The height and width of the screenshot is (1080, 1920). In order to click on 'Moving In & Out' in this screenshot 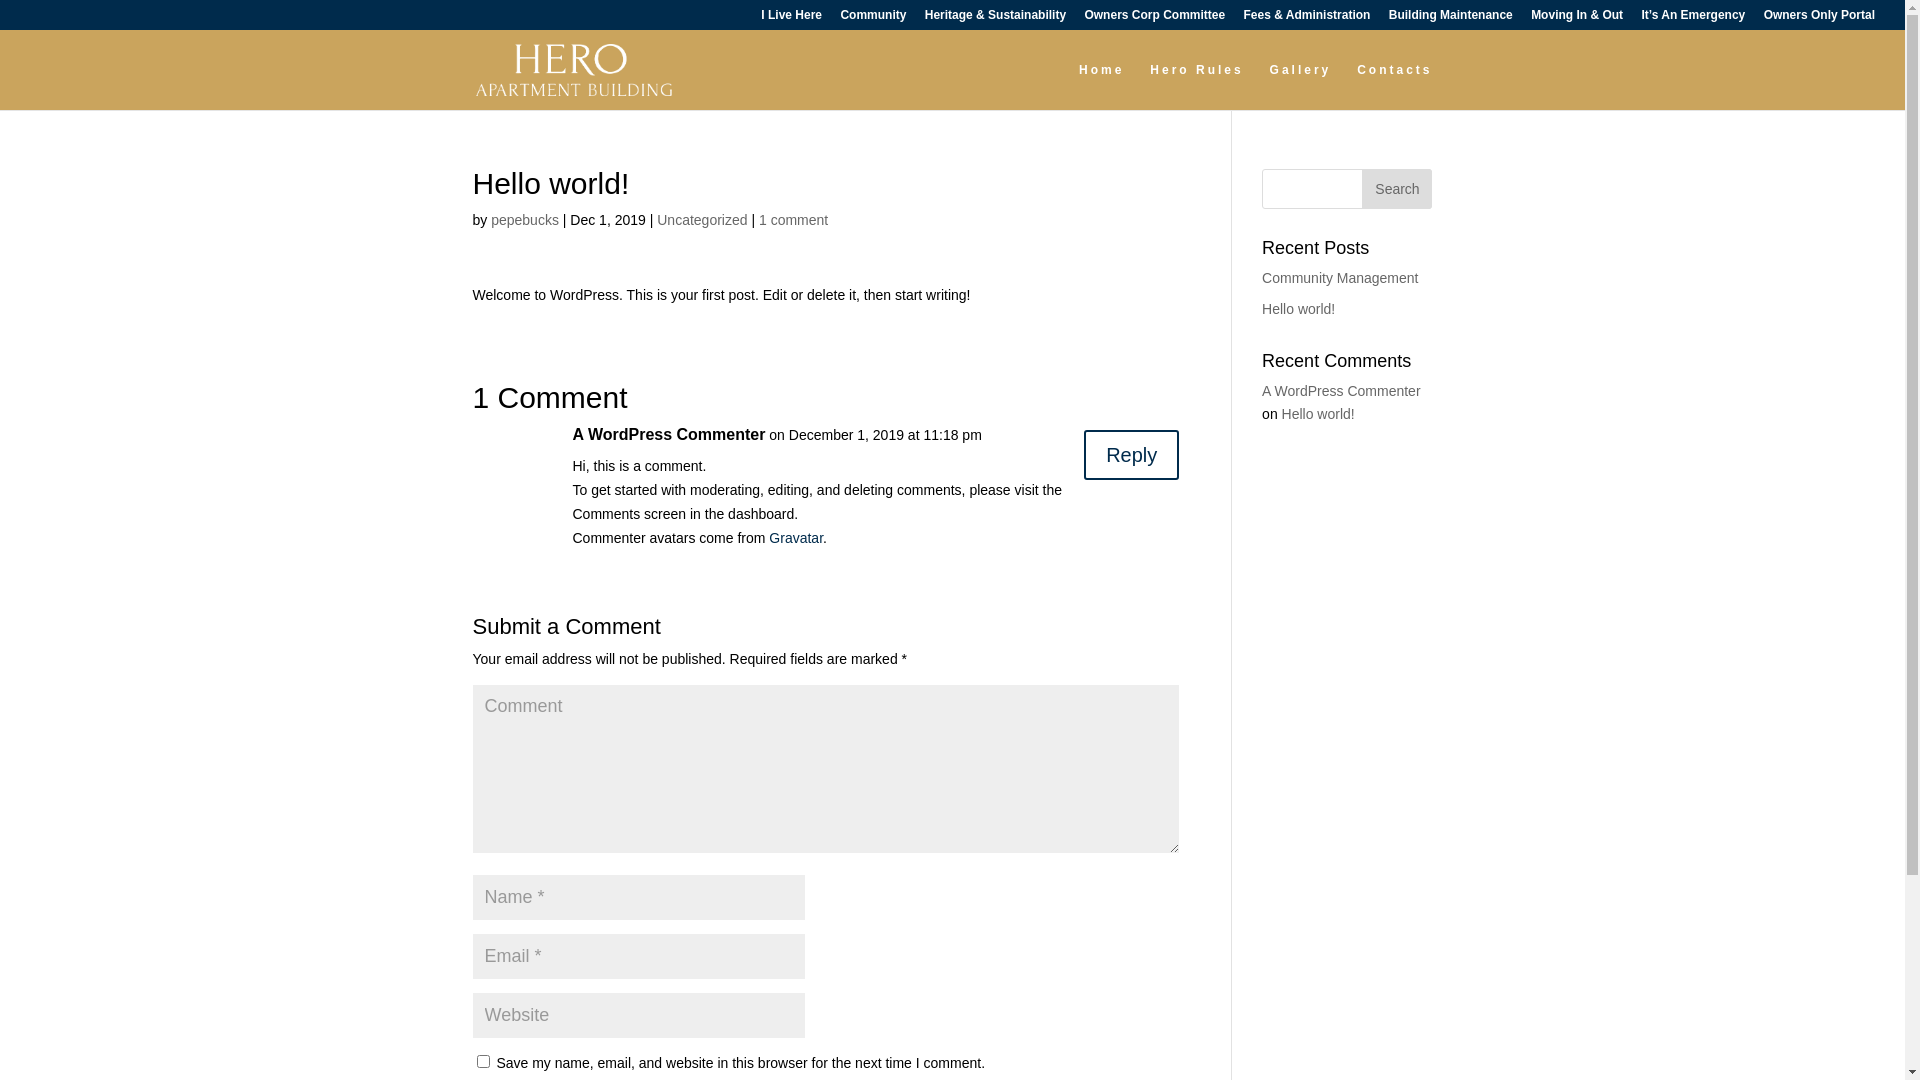, I will do `click(1576, 19)`.